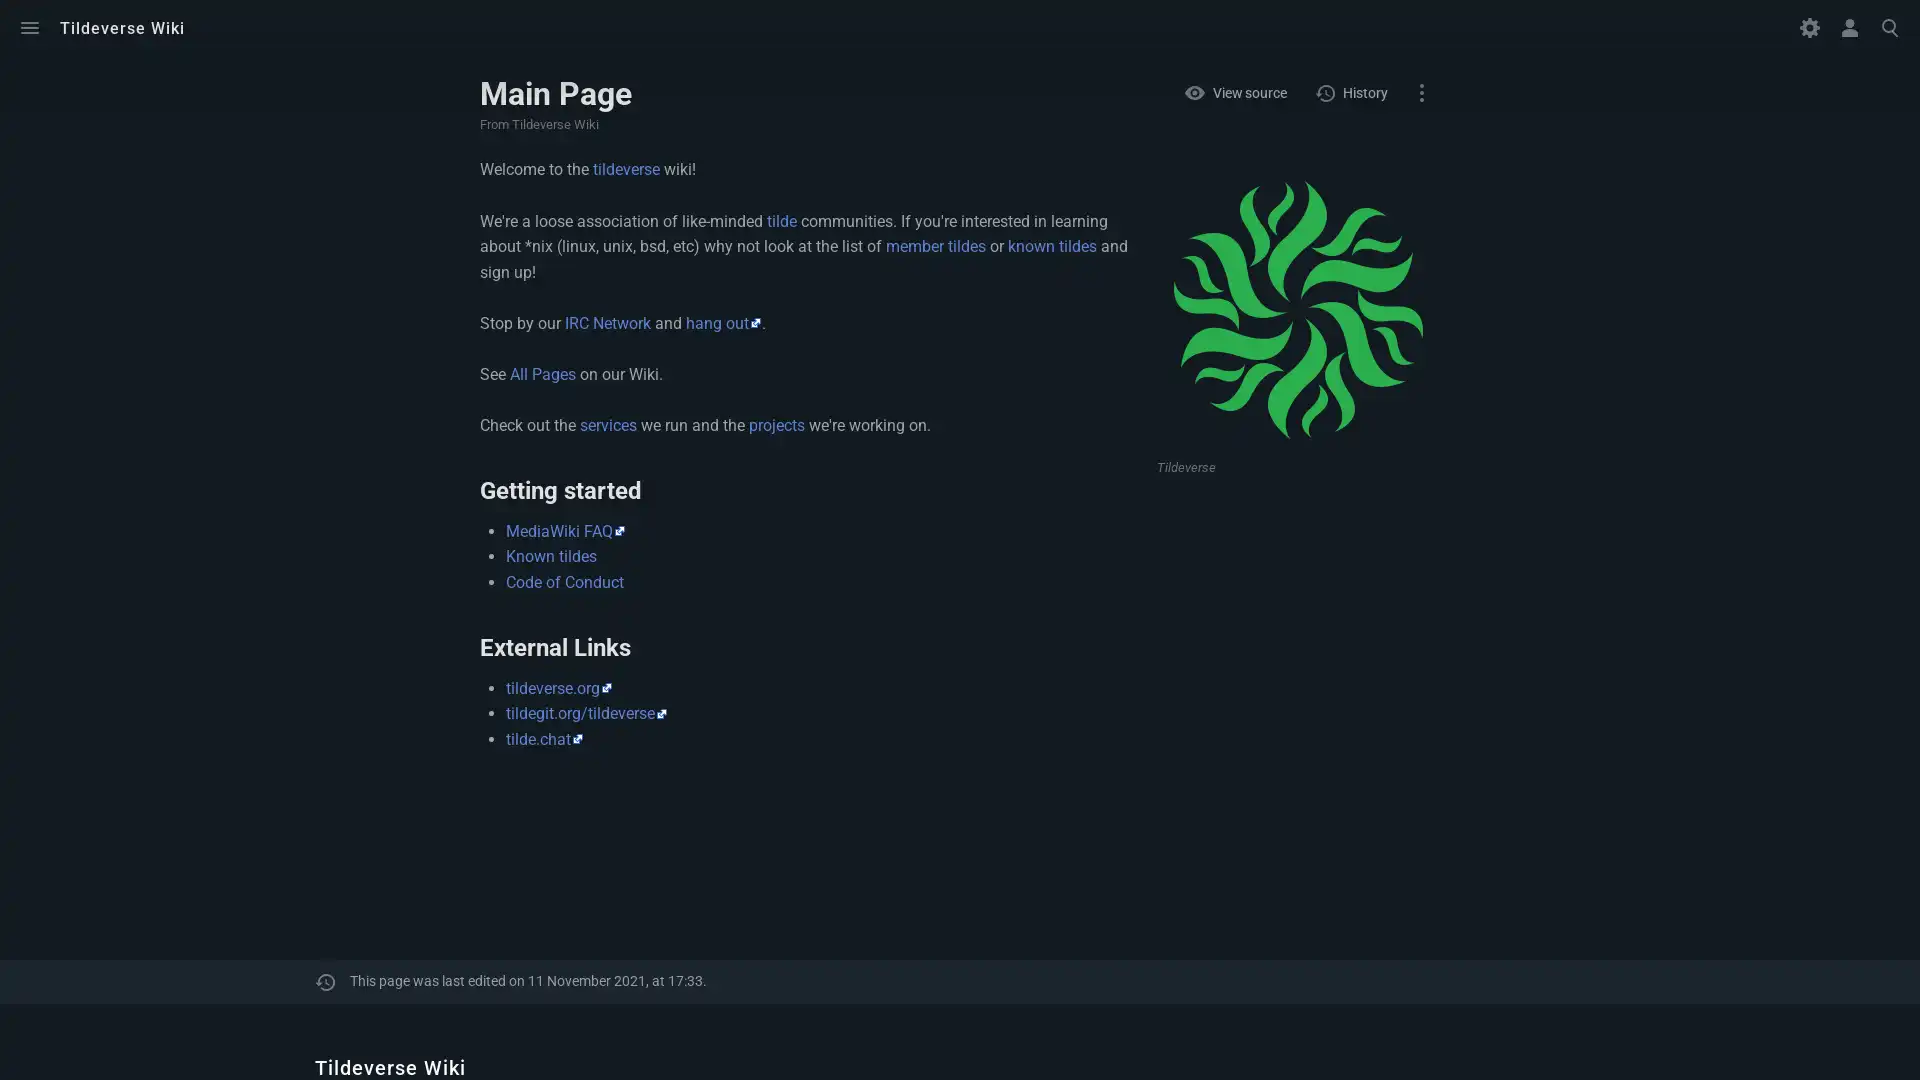  What do you see at coordinates (1848, 27) in the screenshot?
I see `Toggle personal menu` at bounding box center [1848, 27].